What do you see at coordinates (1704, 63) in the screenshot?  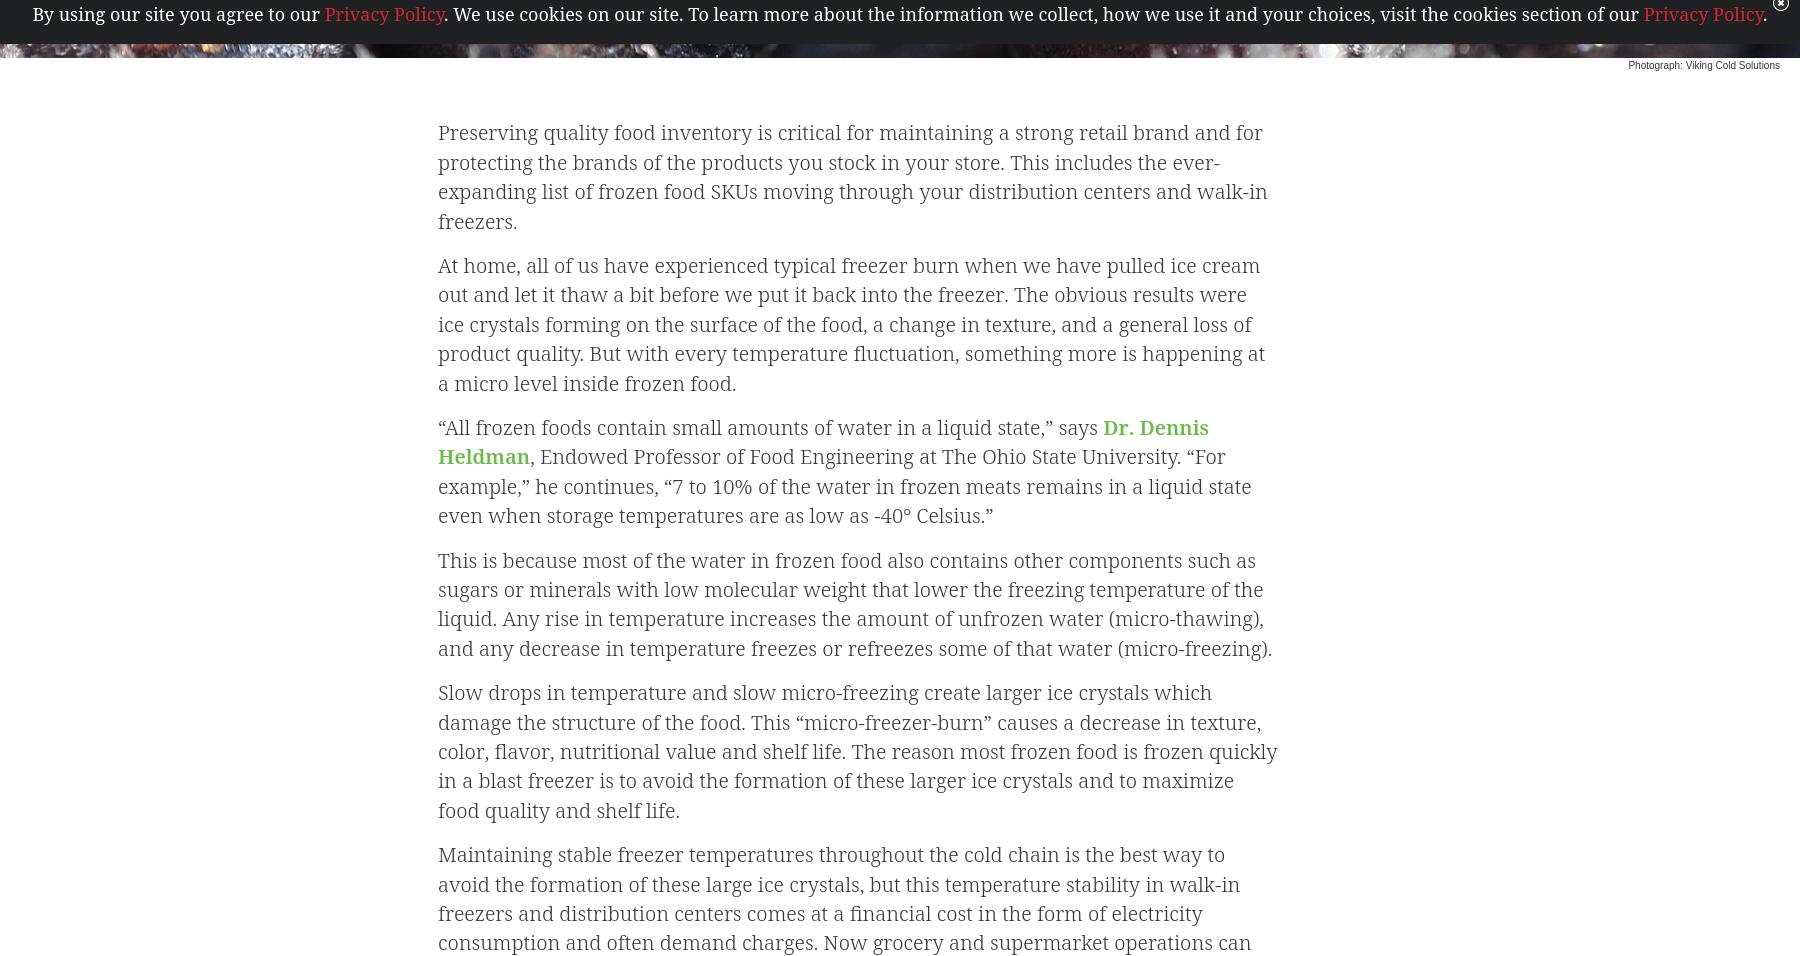 I see `'Photograph: Viking Cold Solutions'` at bounding box center [1704, 63].